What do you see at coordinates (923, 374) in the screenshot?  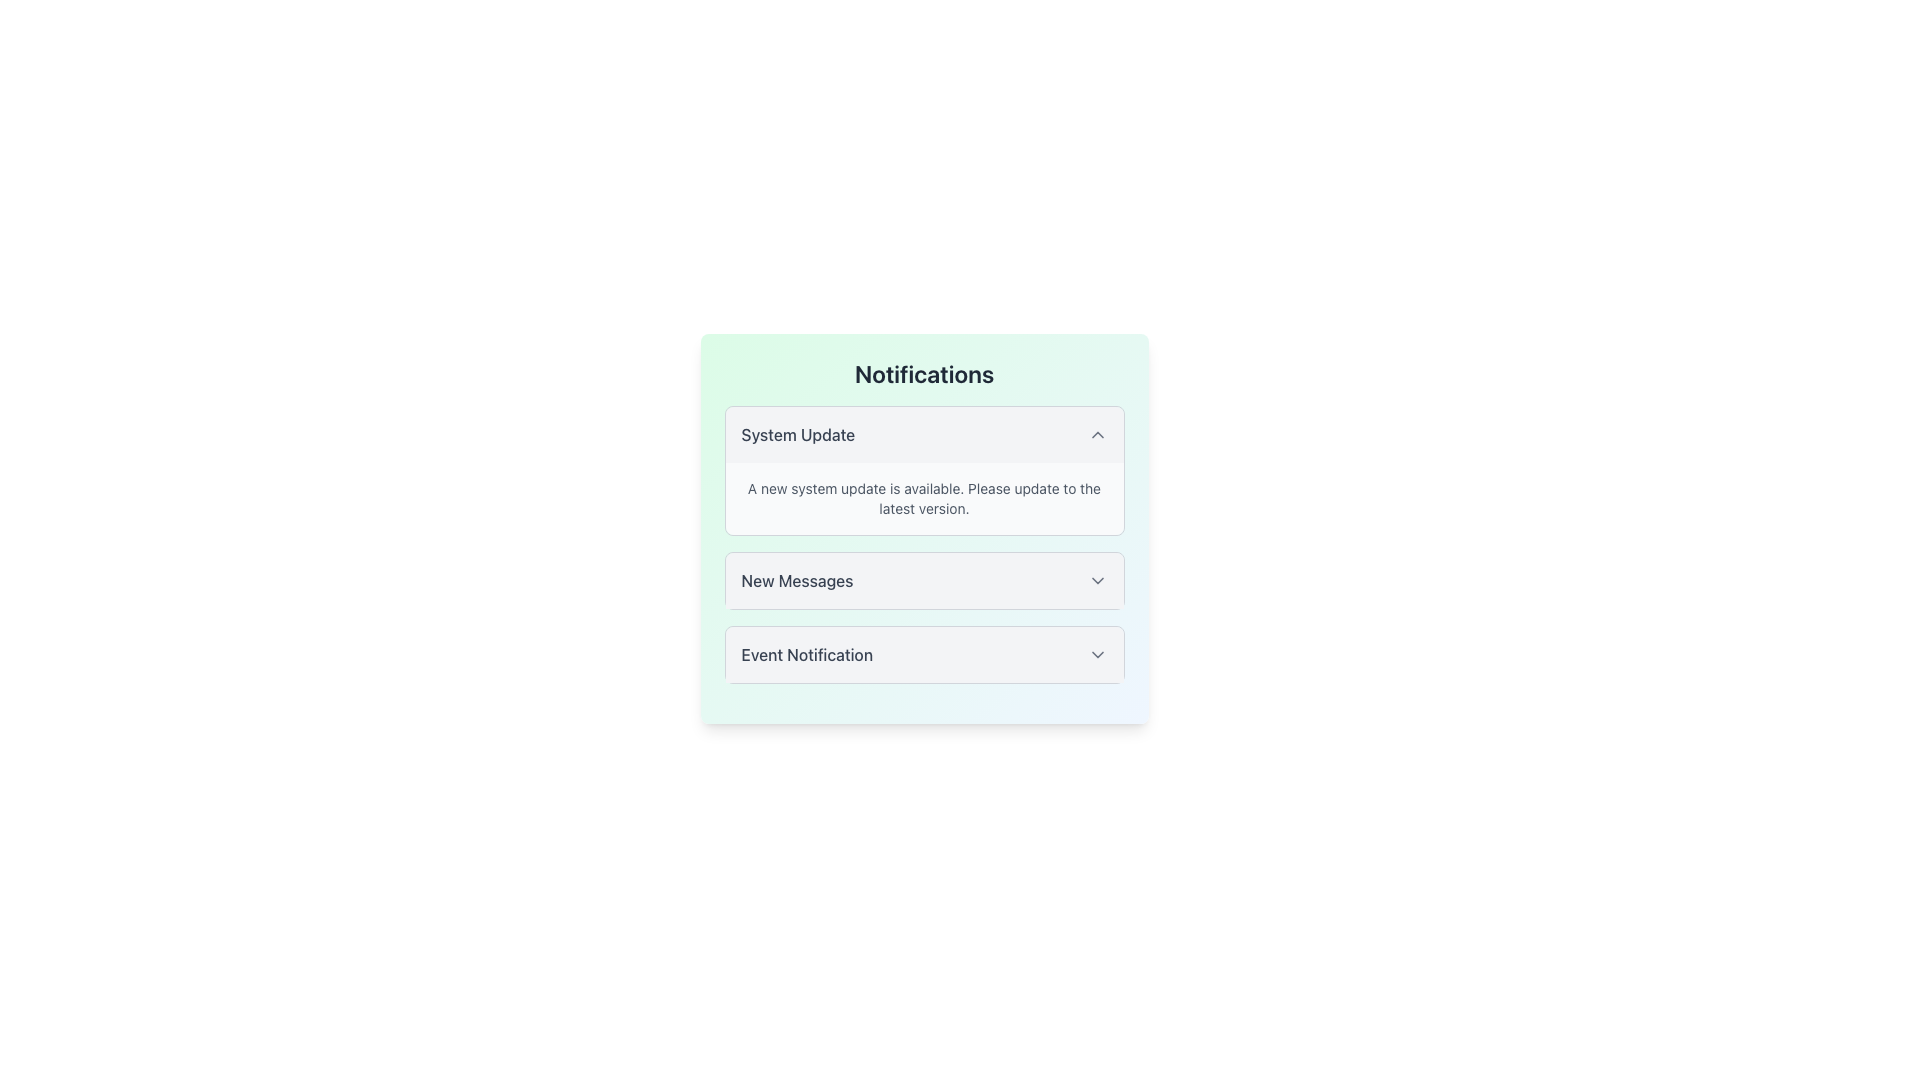 I see `the 'Notifications' header text, which is a bold, oversized text element centered at the top of a notification card with a gradient background` at bounding box center [923, 374].